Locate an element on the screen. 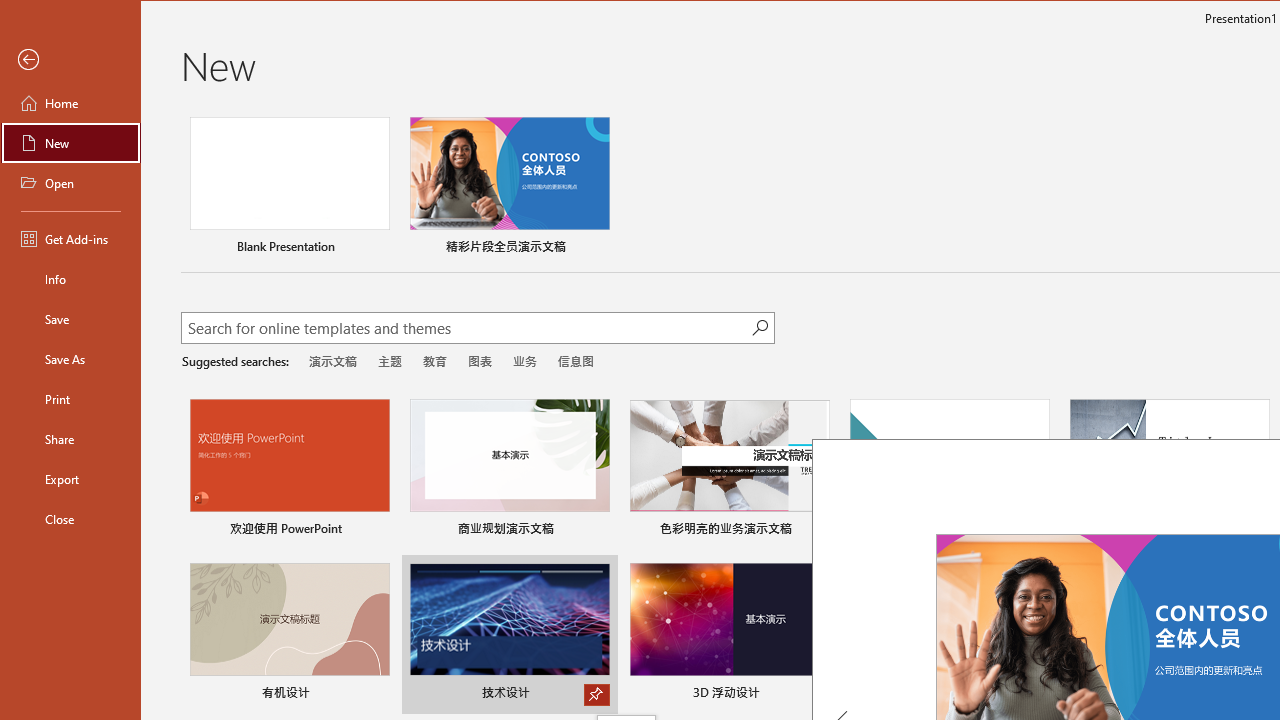  'New' is located at coordinates (71, 141).